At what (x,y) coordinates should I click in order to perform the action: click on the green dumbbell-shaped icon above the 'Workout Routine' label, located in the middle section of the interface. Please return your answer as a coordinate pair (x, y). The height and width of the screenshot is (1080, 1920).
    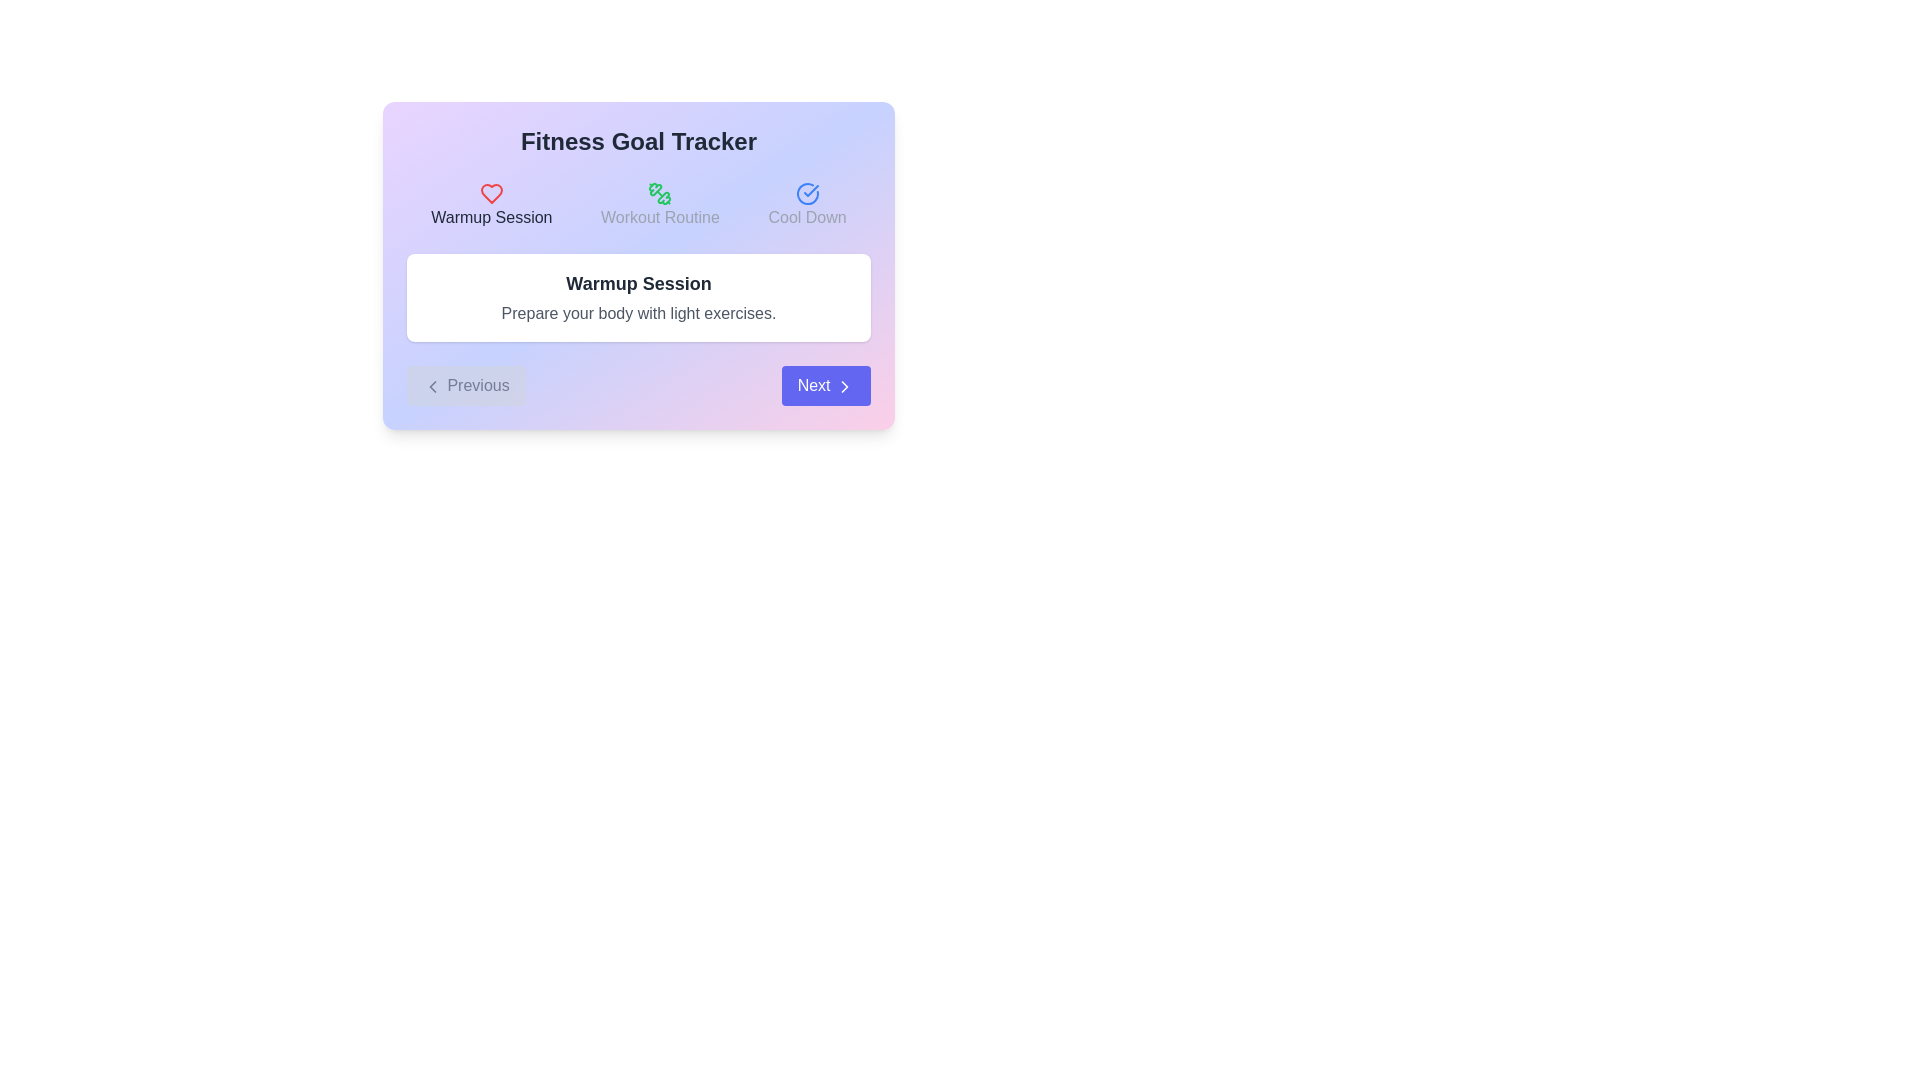
    Looking at the image, I should click on (660, 193).